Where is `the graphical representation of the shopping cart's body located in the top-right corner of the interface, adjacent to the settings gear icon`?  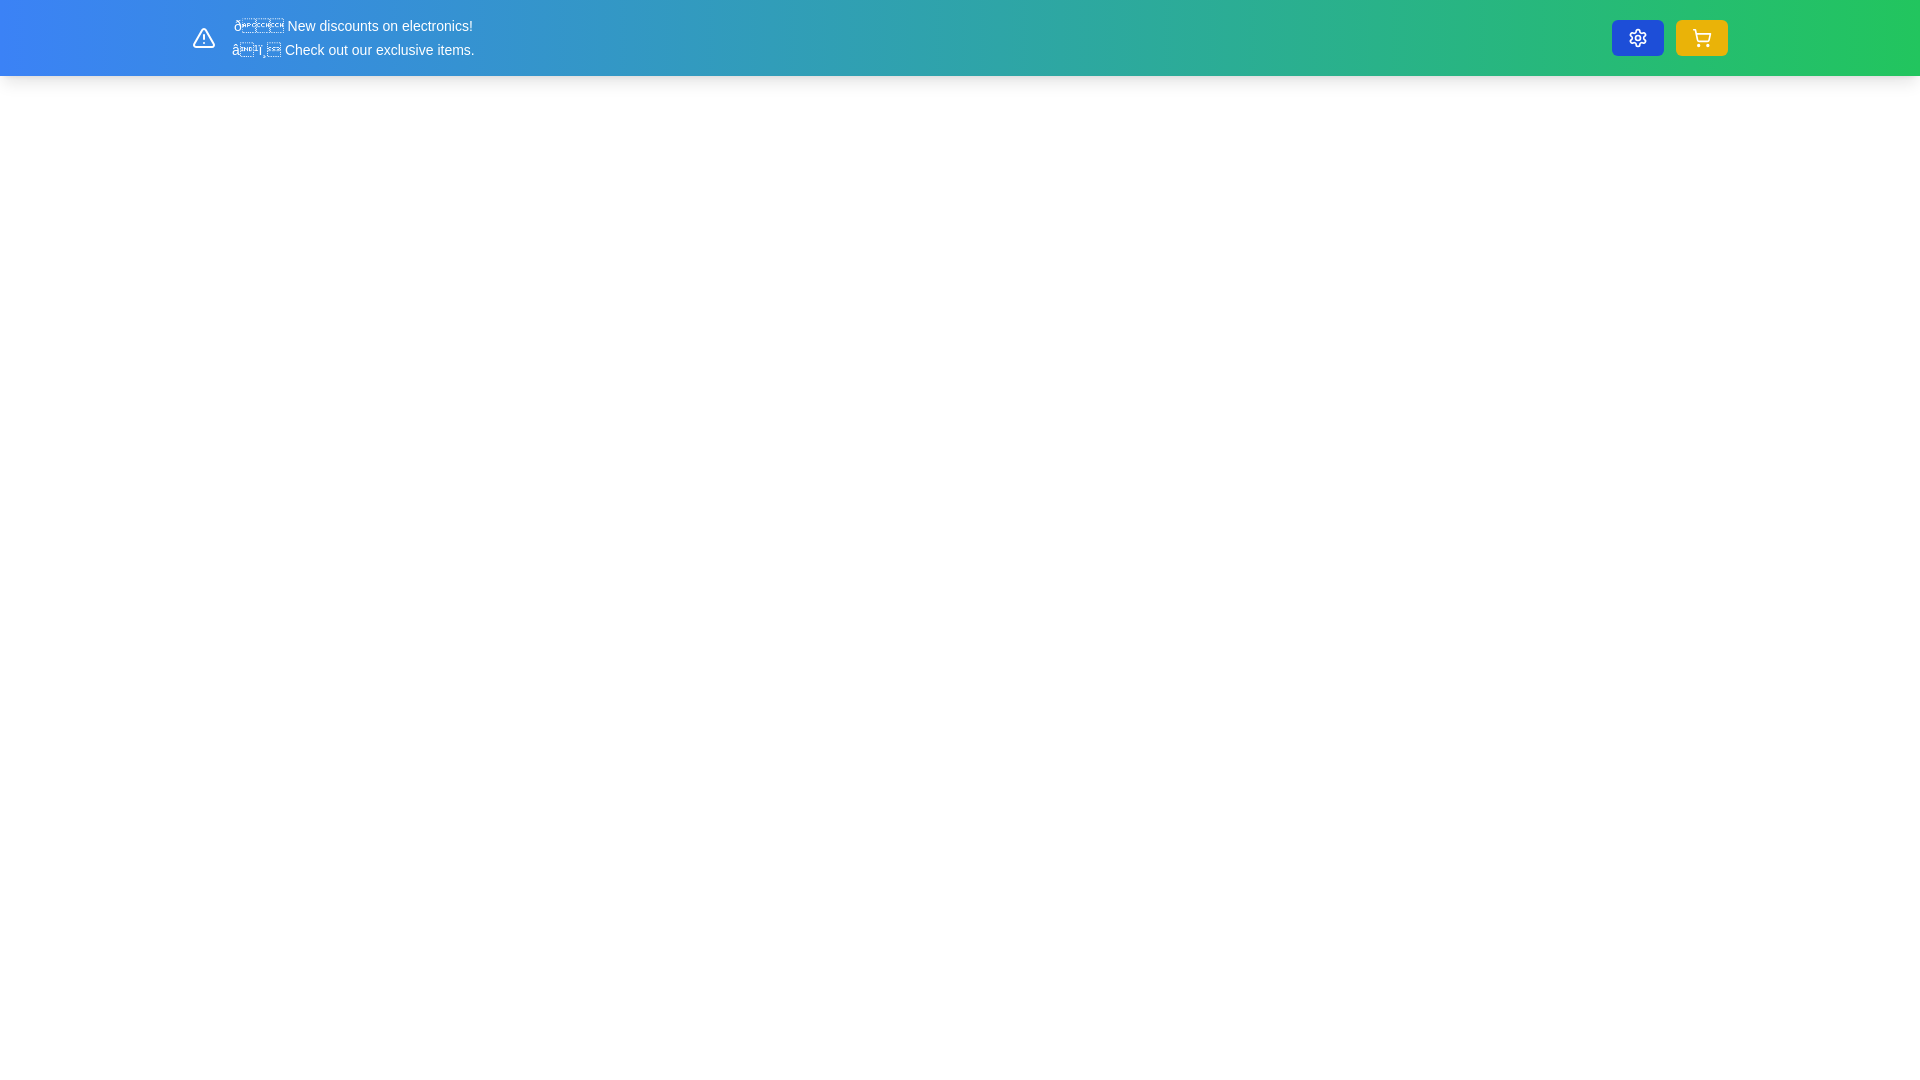
the graphical representation of the shopping cart's body located in the top-right corner of the interface, adjacent to the settings gear icon is located at coordinates (1701, 35).